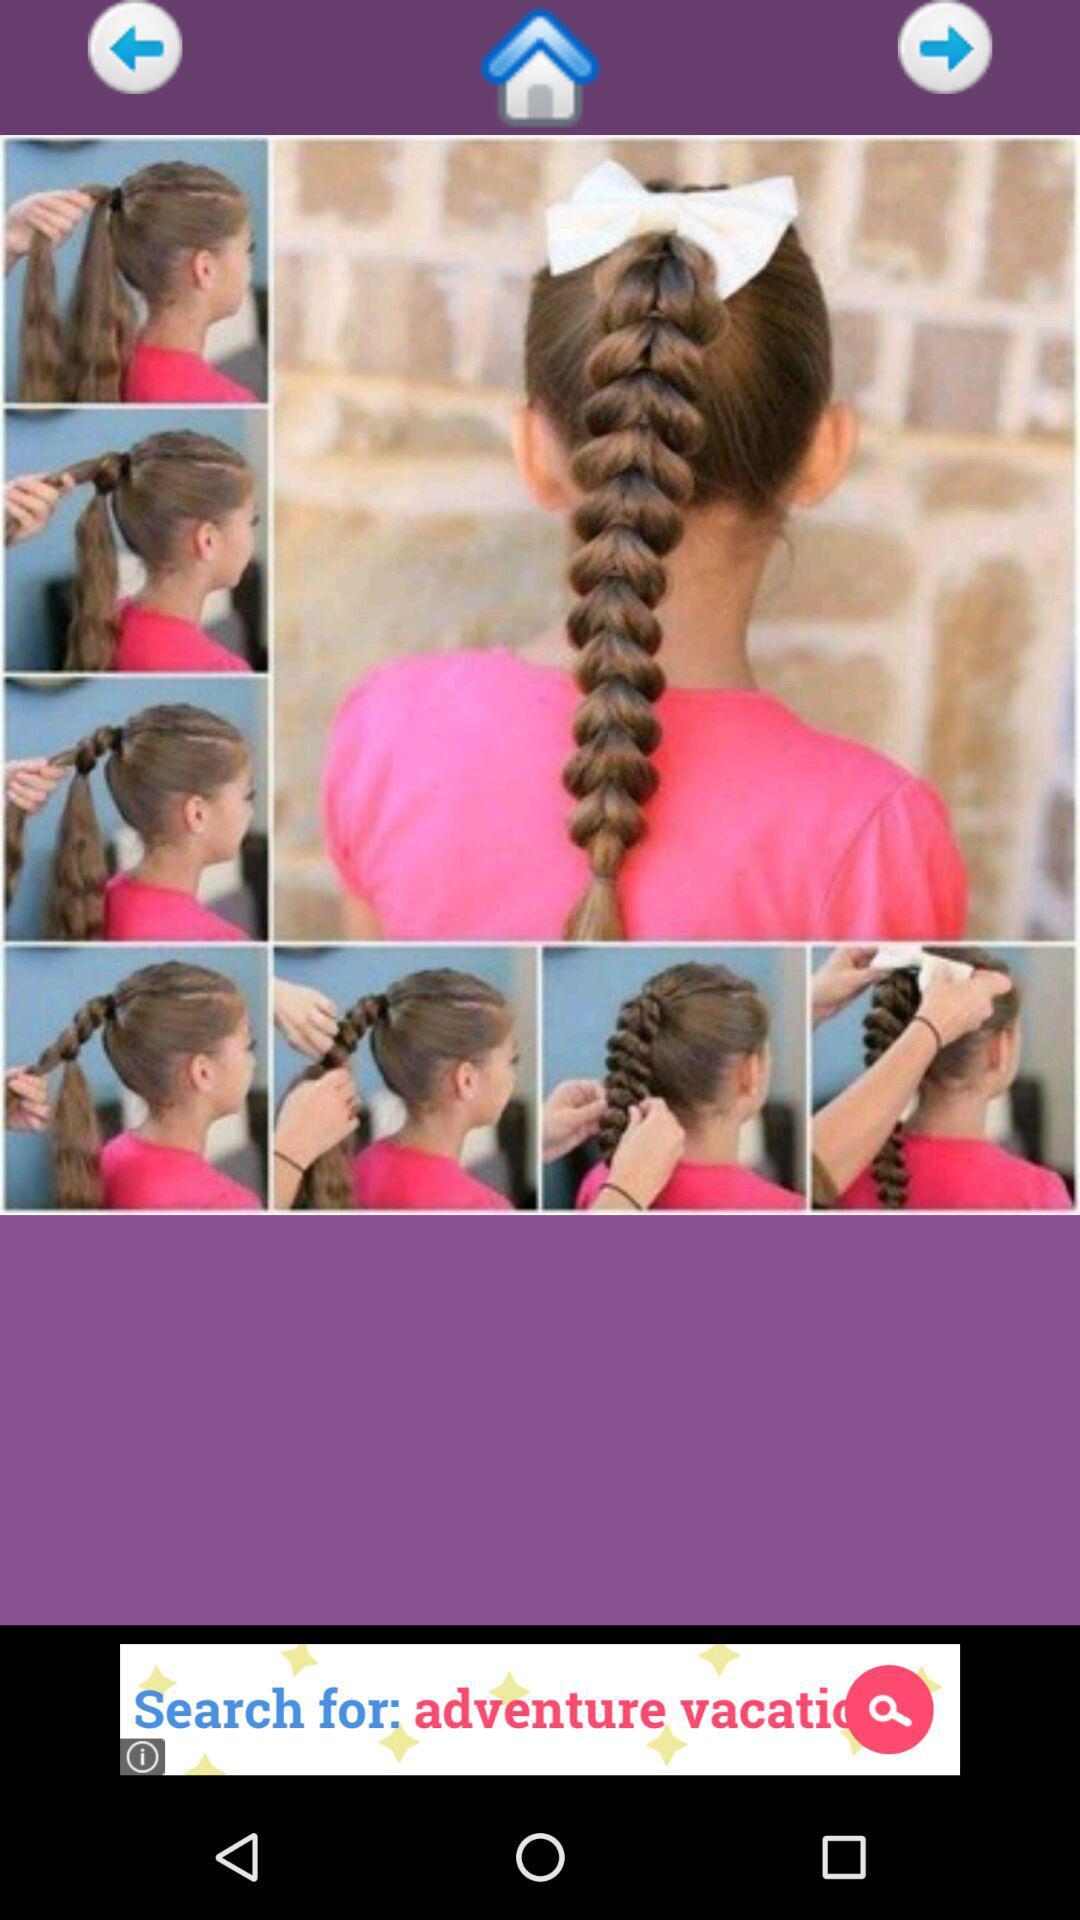 This screenshot has width=1080, height=1920. Describe the element at coordinates (945, 50) in the screenshot. I see `the arrow_forward icon` at that location.